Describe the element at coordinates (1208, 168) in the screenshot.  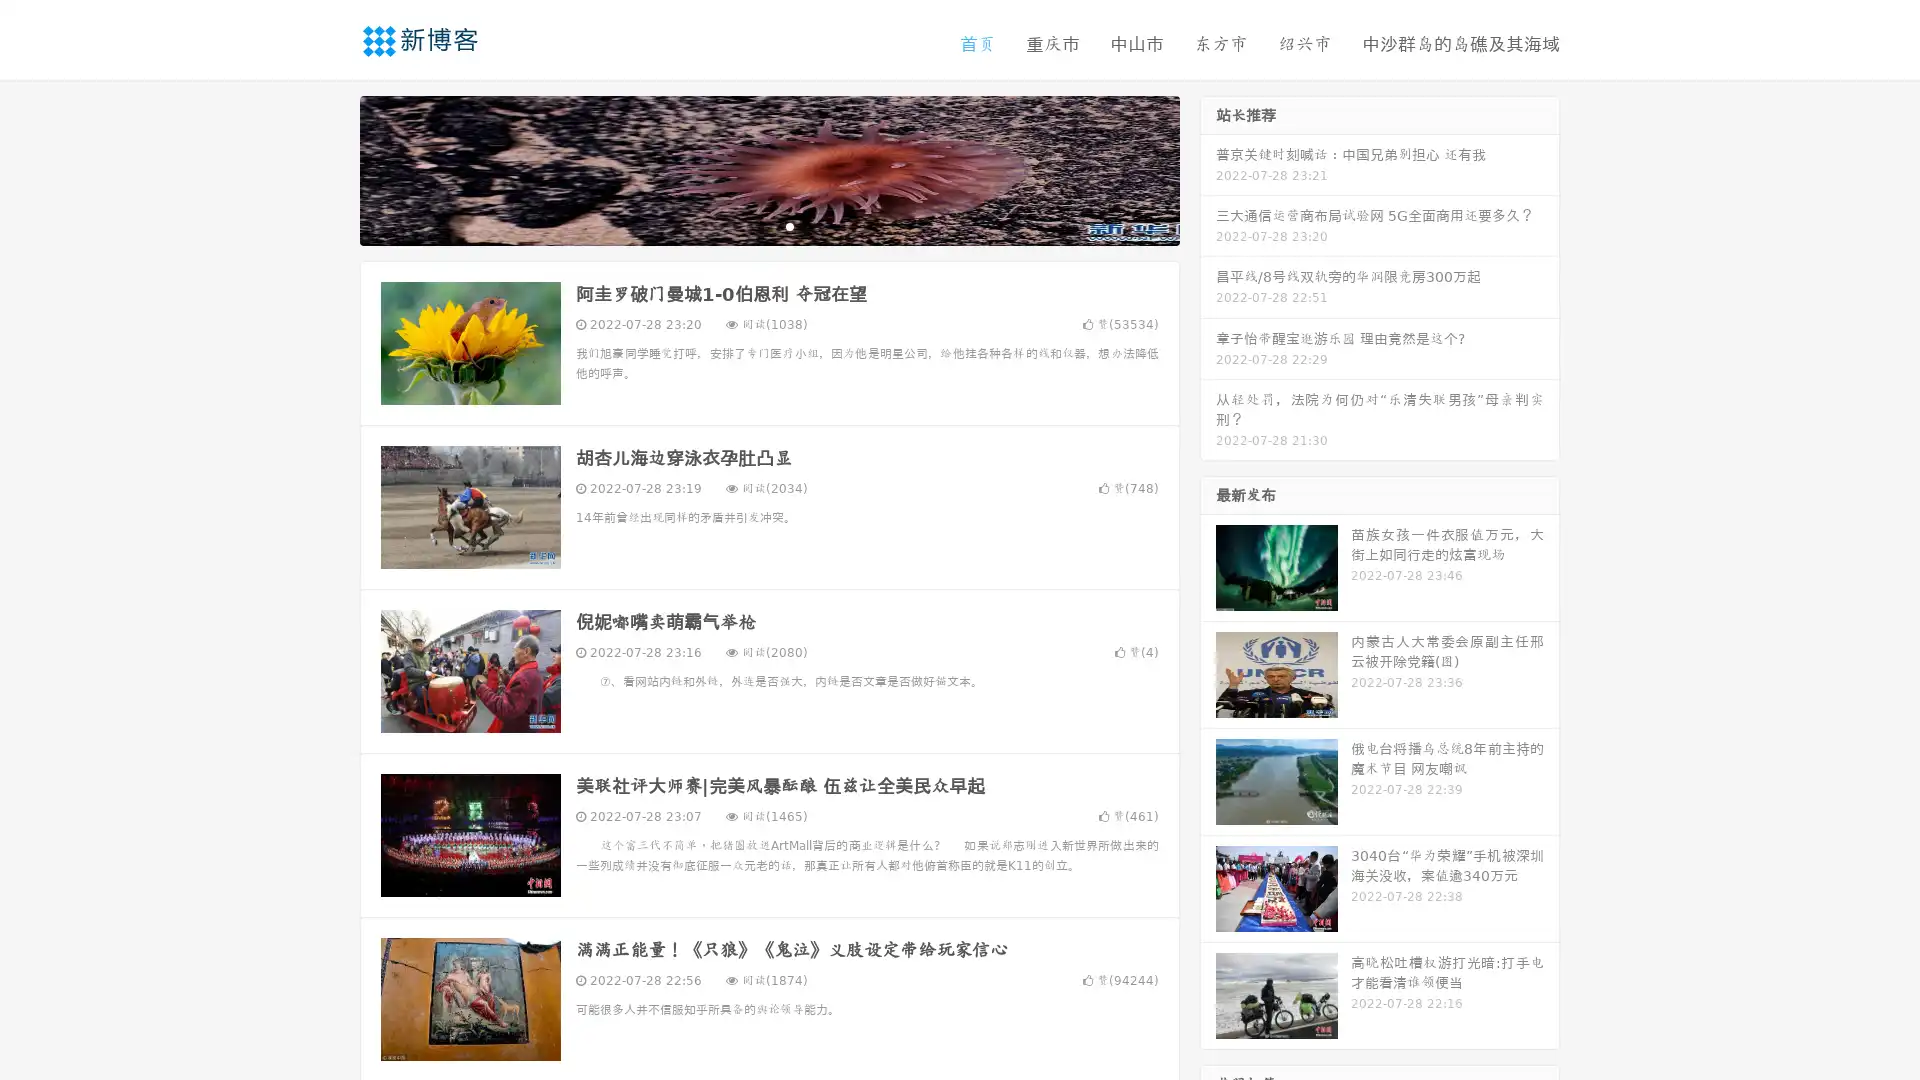
I see `Next slide` at that location.